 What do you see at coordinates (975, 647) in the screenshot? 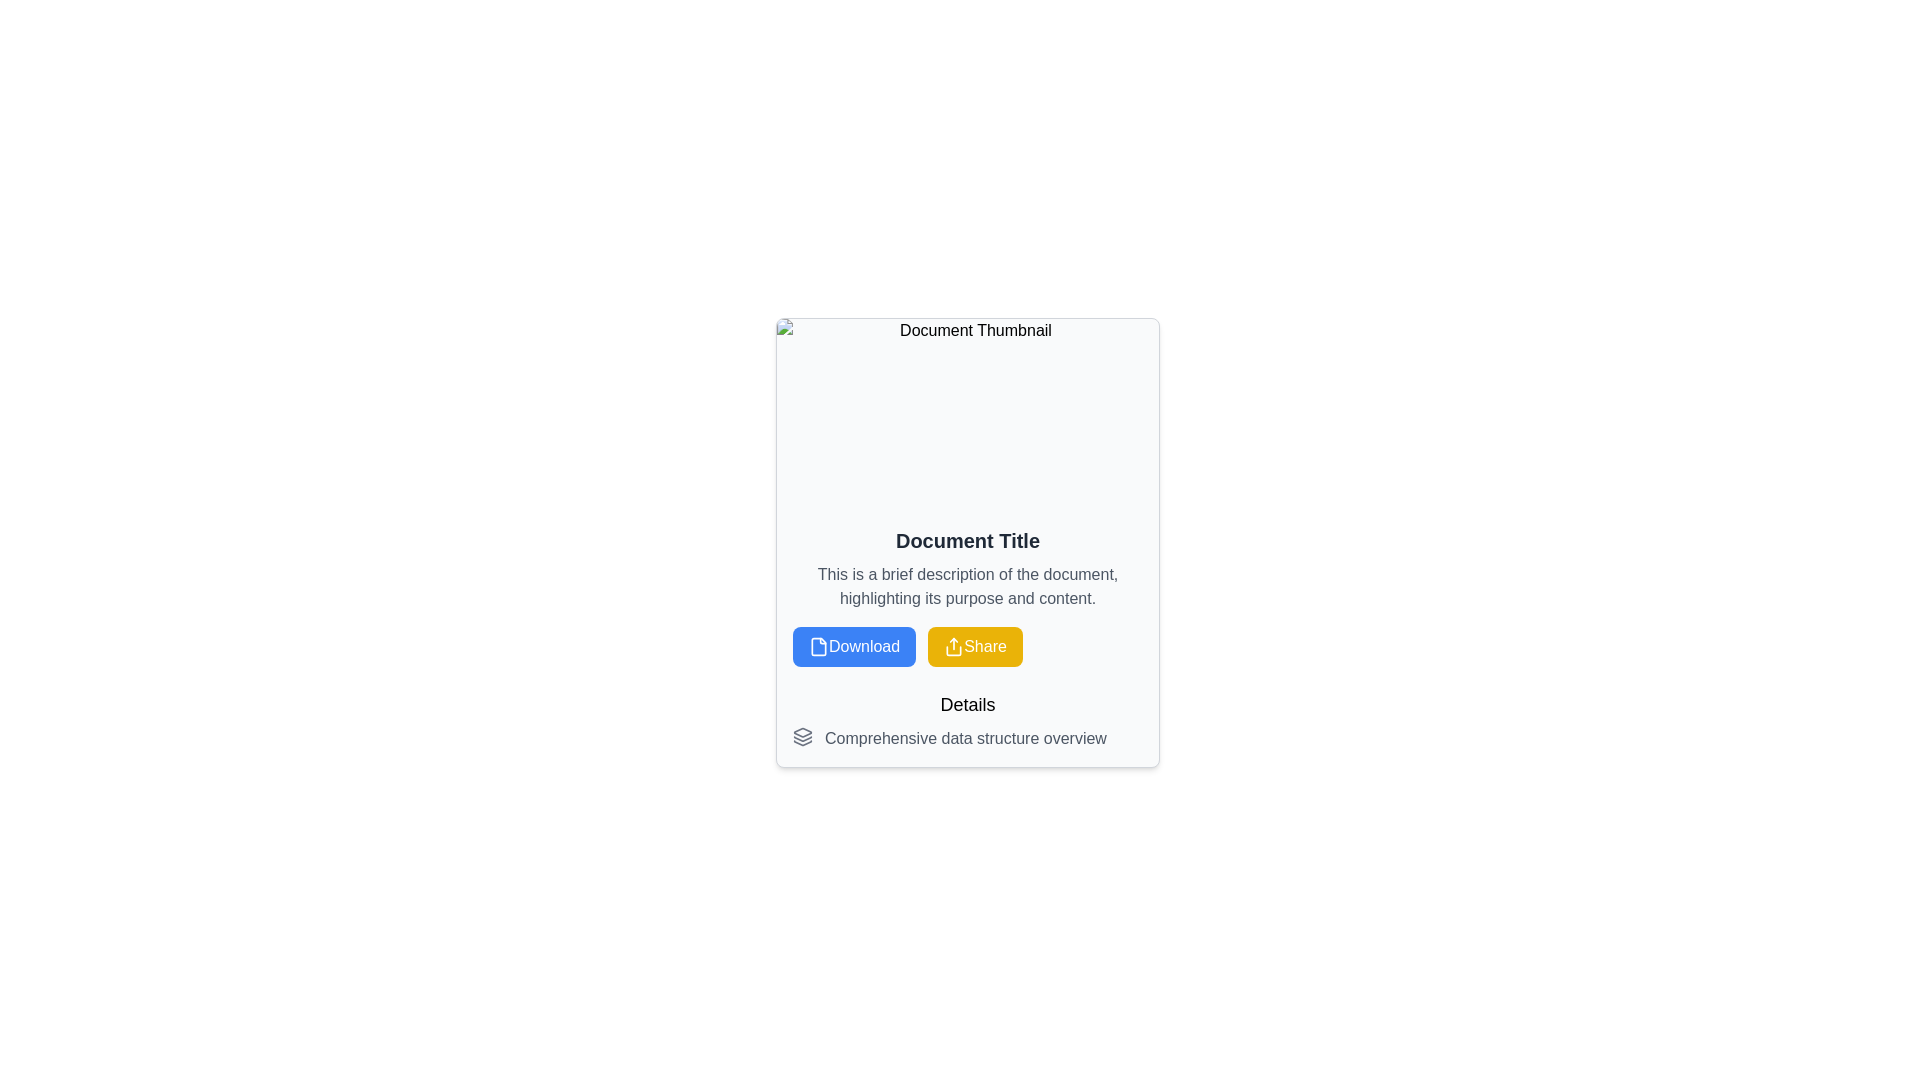
I see `the 'Share' button which is a rectangular button with a vibrant yellow background and white text, located to the right of the 'Download' button at the bottom of the main card interface` at bounding box center [975, 647].